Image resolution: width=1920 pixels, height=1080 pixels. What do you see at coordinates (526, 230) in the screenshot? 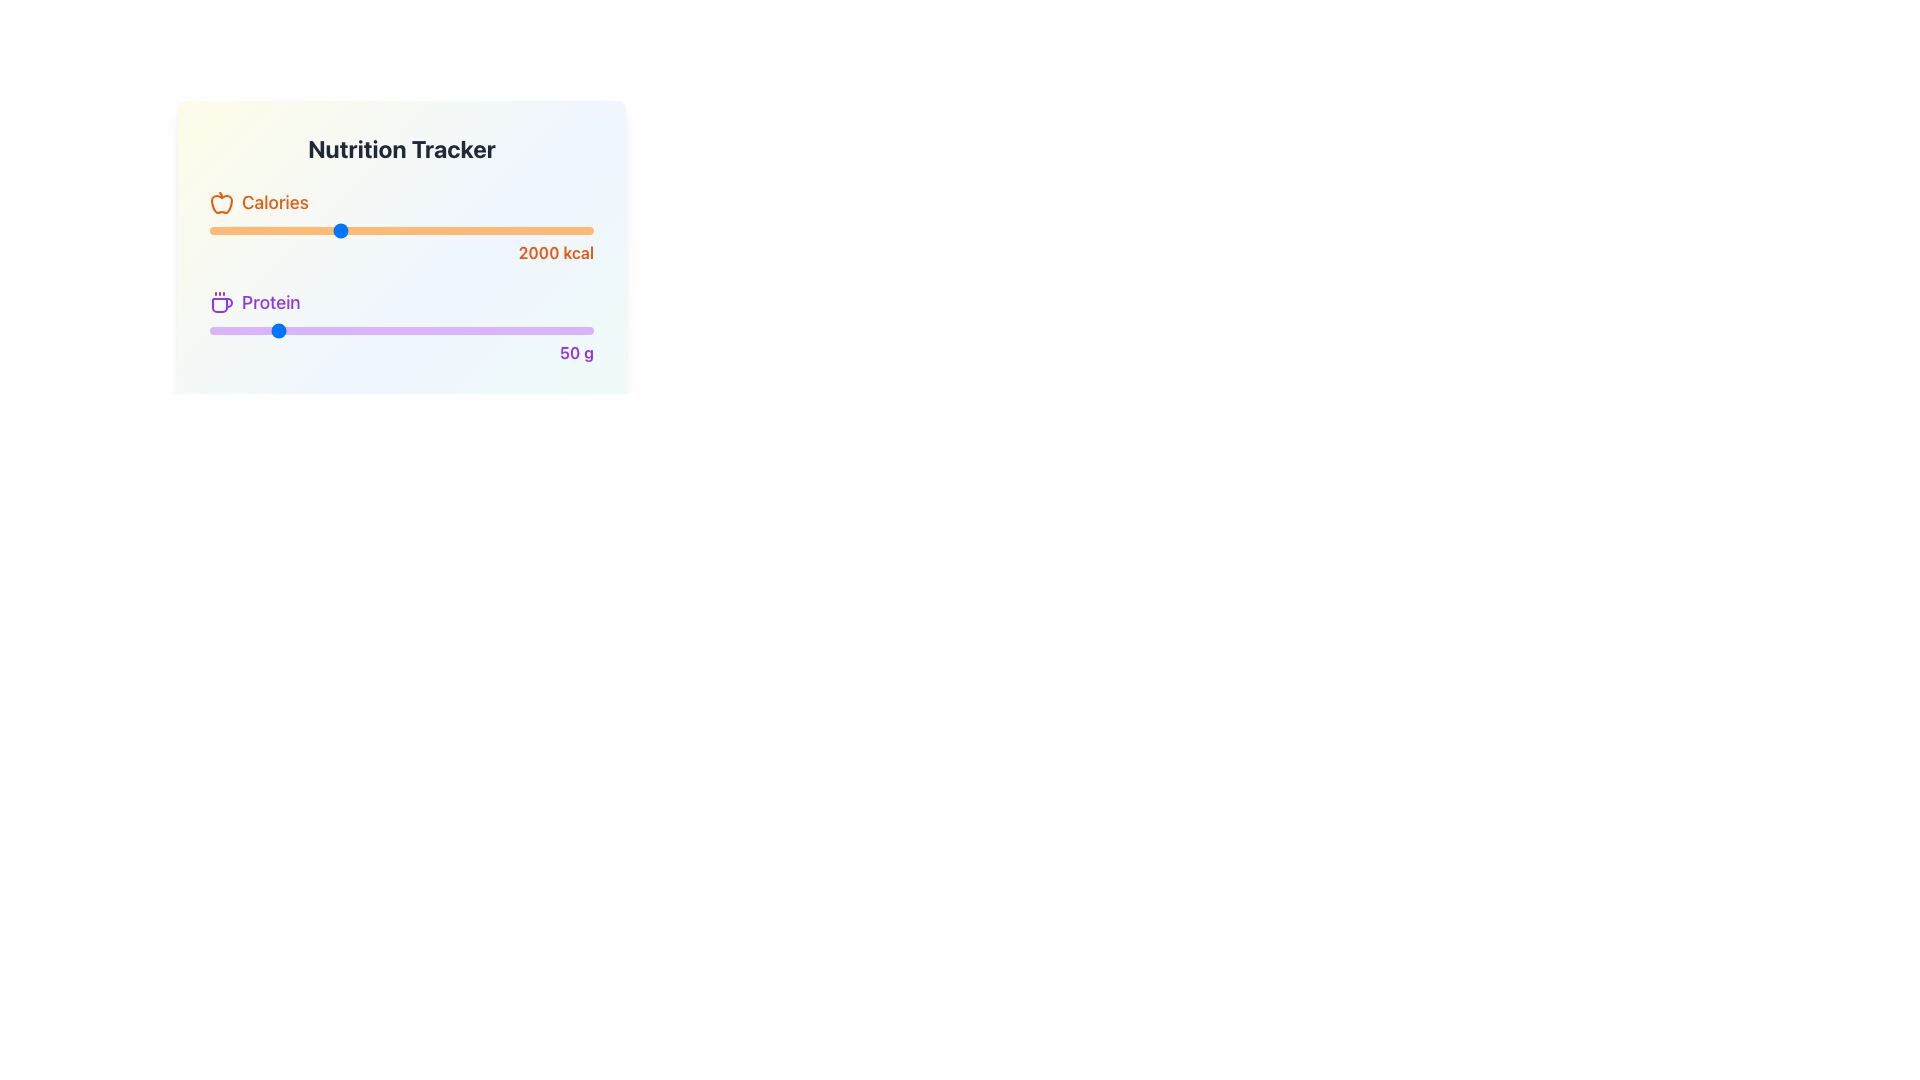
I see `calorie goal` at bounding box center [526, 230].